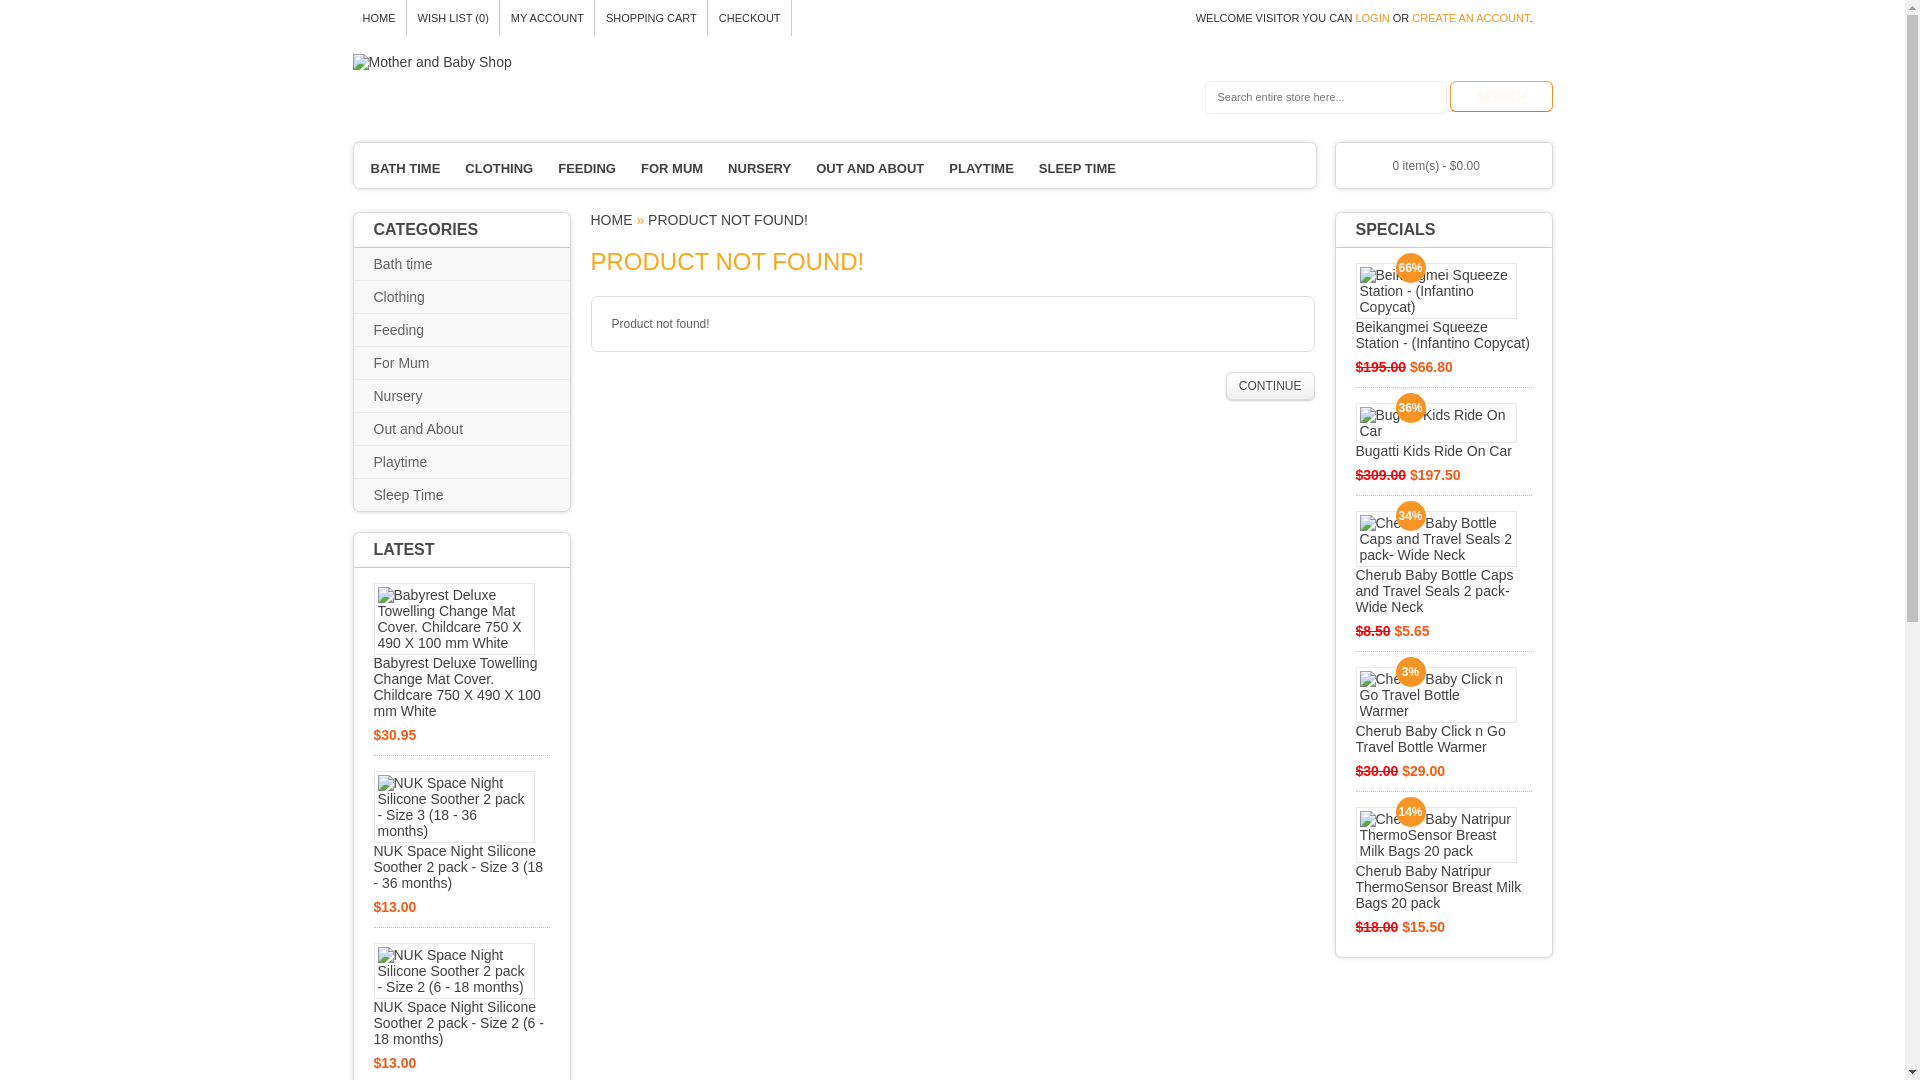 The image size is (1920, 1080). Describe the element at coordinates (594, 18) in the screenshot. I see `'SHOPPING CART'` at that location.